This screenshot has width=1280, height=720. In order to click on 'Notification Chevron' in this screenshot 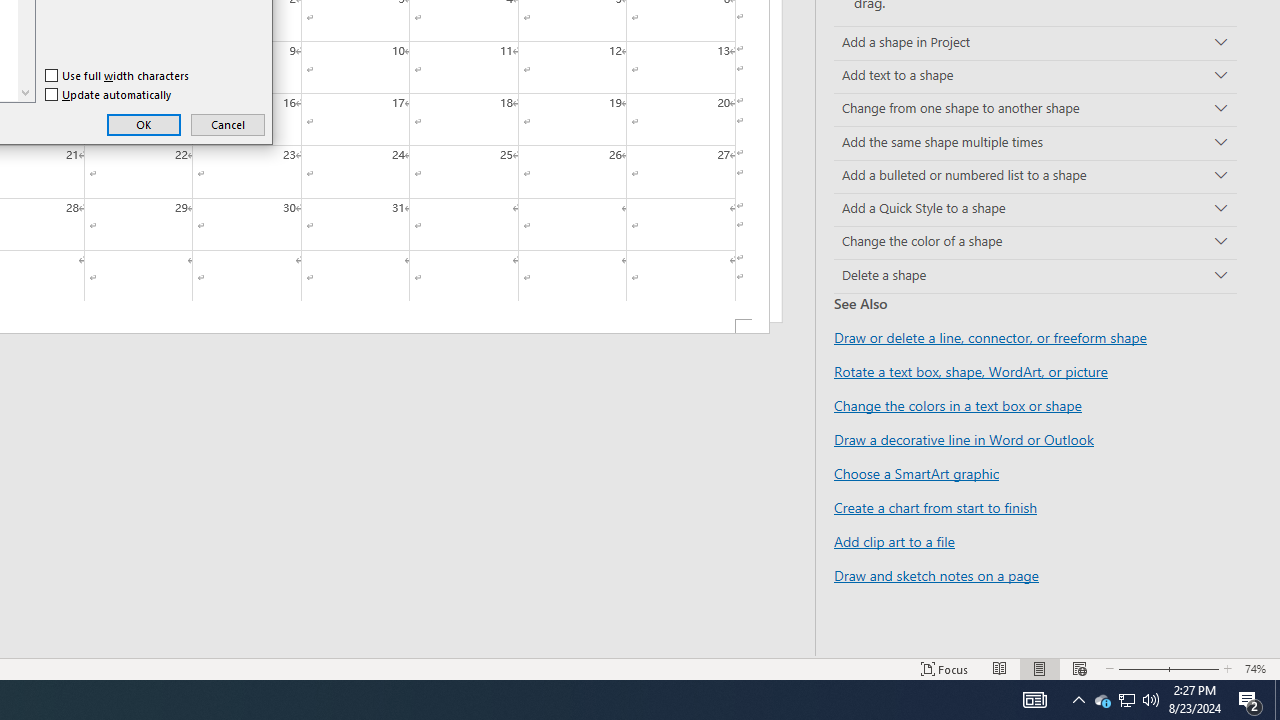, I will do `click(1101, 698)`.